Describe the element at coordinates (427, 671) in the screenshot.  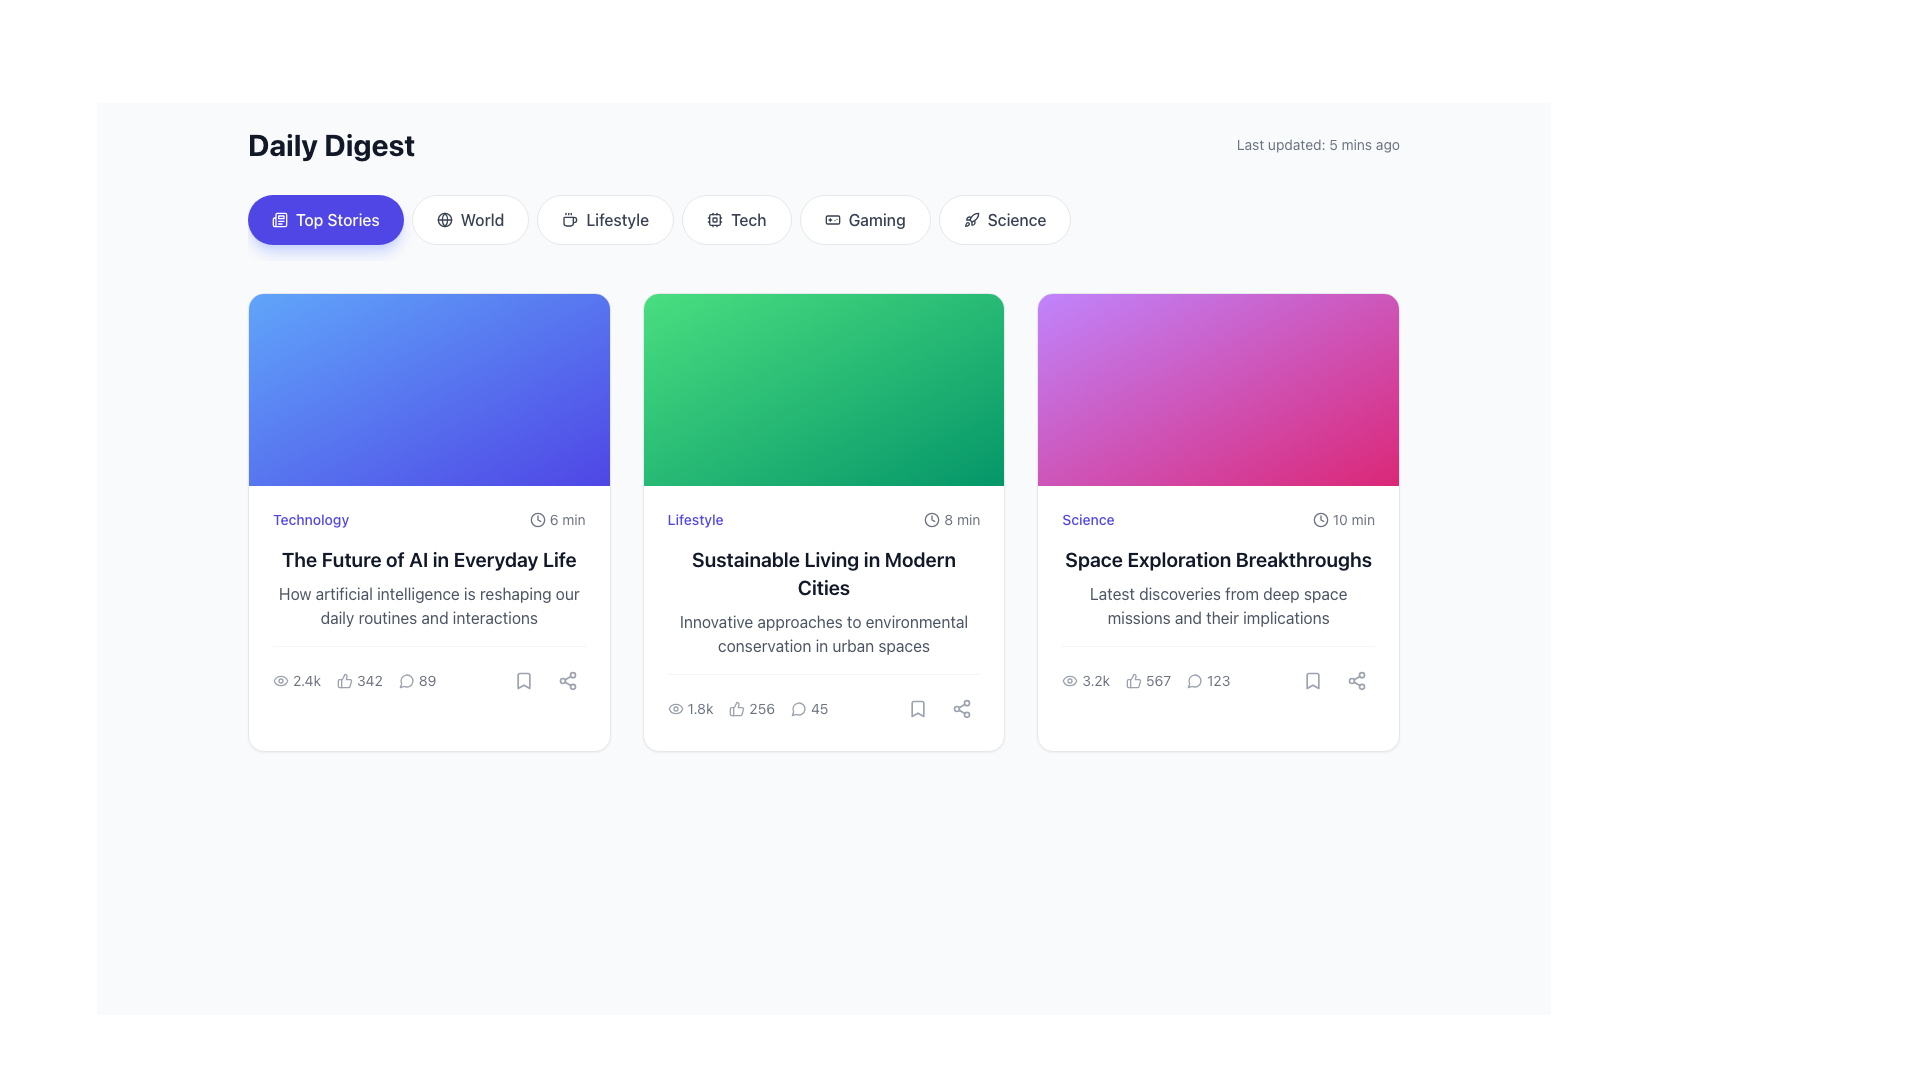
I see `the statistic display at the center of the footer area of the card titled 'The Future of AI in Everyday Life' to perform corresponding actions on the numbers or icons` at that location.